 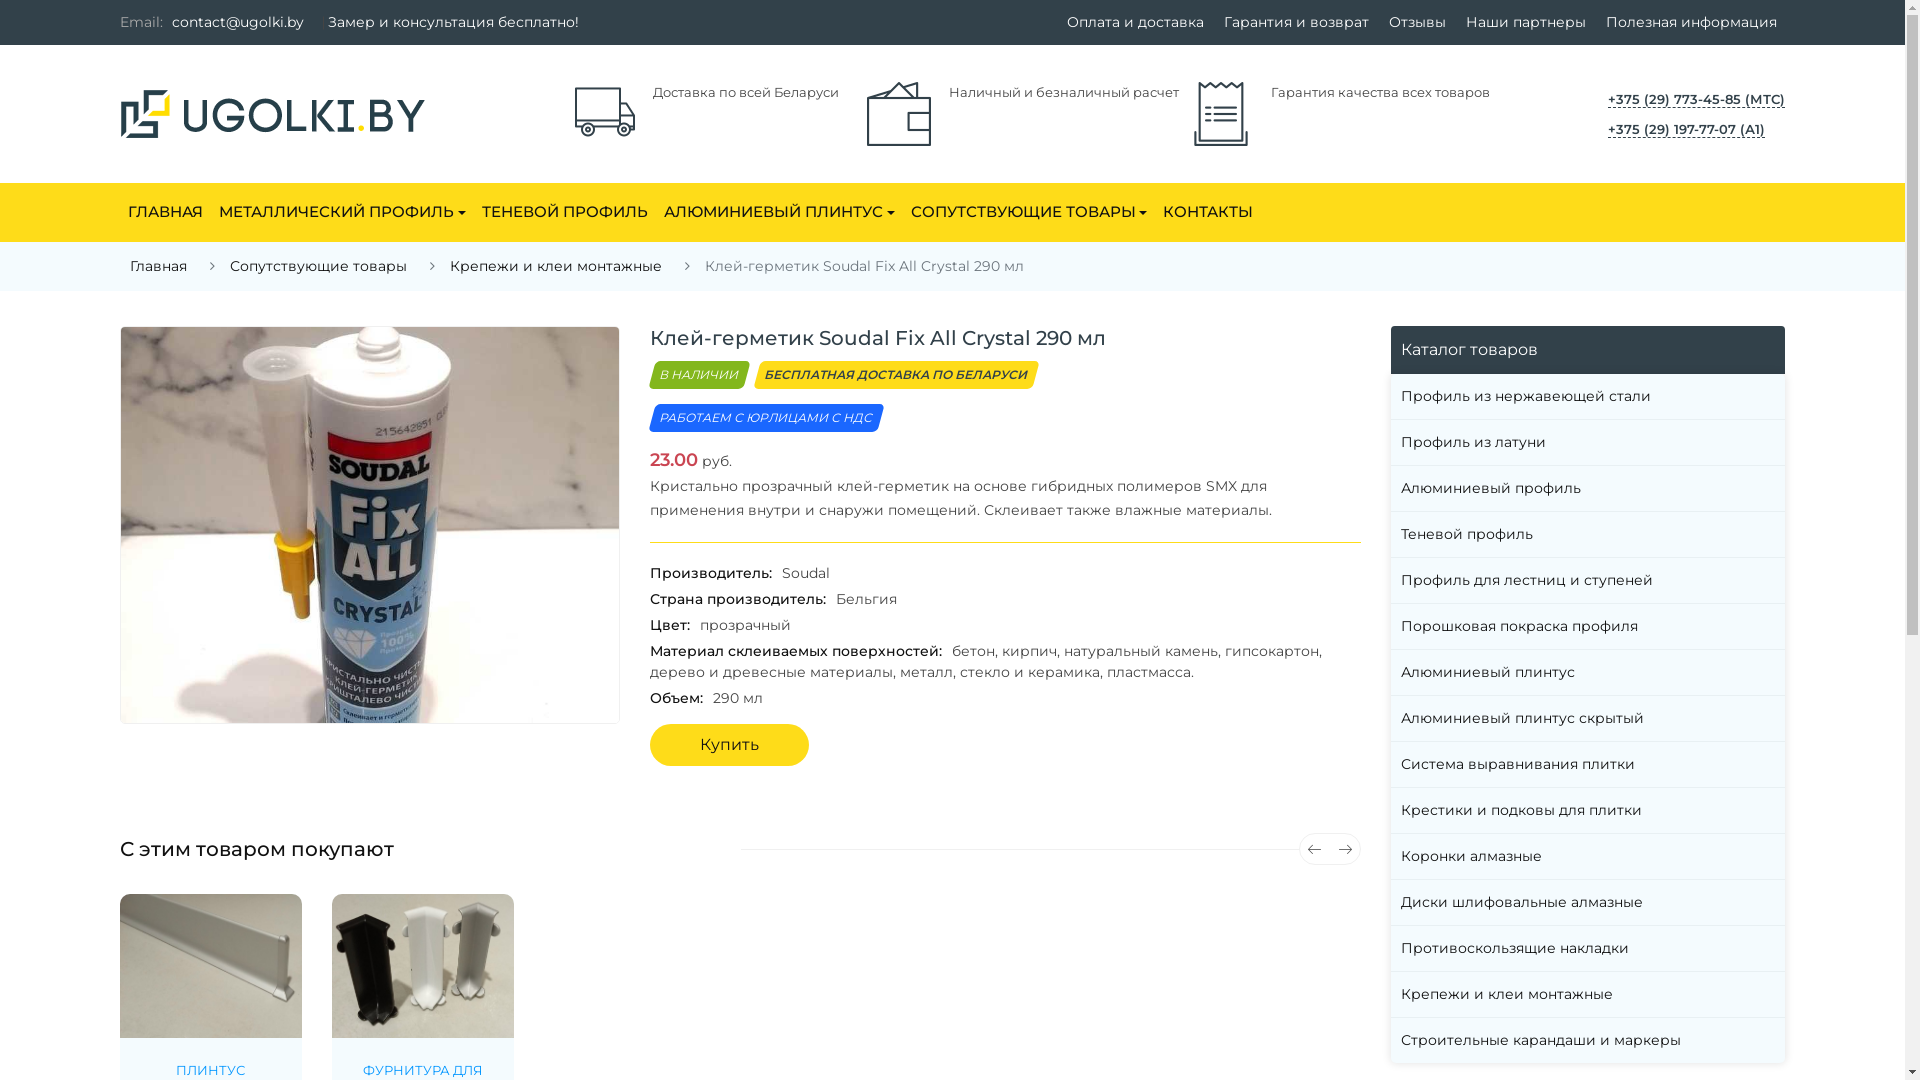 What do you see at coordinates (238, 22) in the screenshot?
I see `'contact@ugolki.by'` at bounding box center [238, 22].